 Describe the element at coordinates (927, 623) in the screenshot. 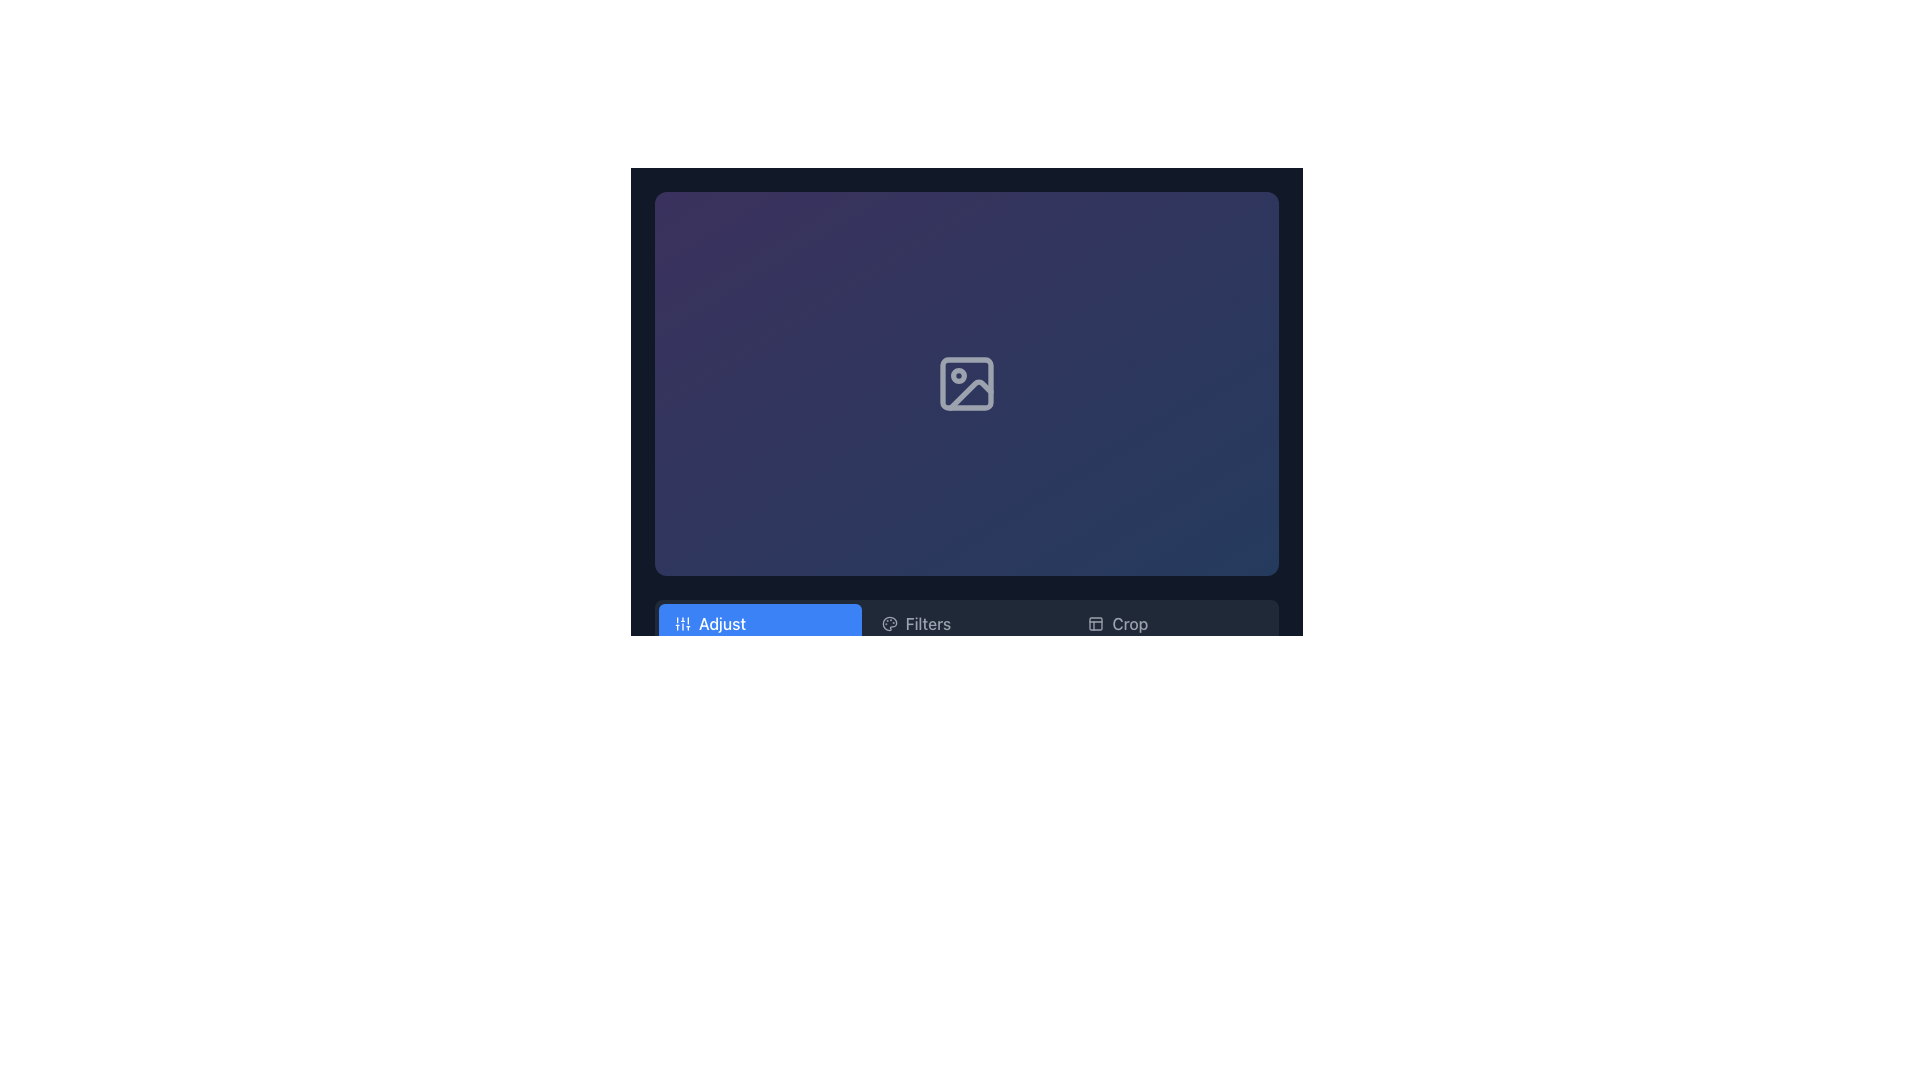

I see `the 'Filters' text label in the bottom horizontal menu bar` at that location.